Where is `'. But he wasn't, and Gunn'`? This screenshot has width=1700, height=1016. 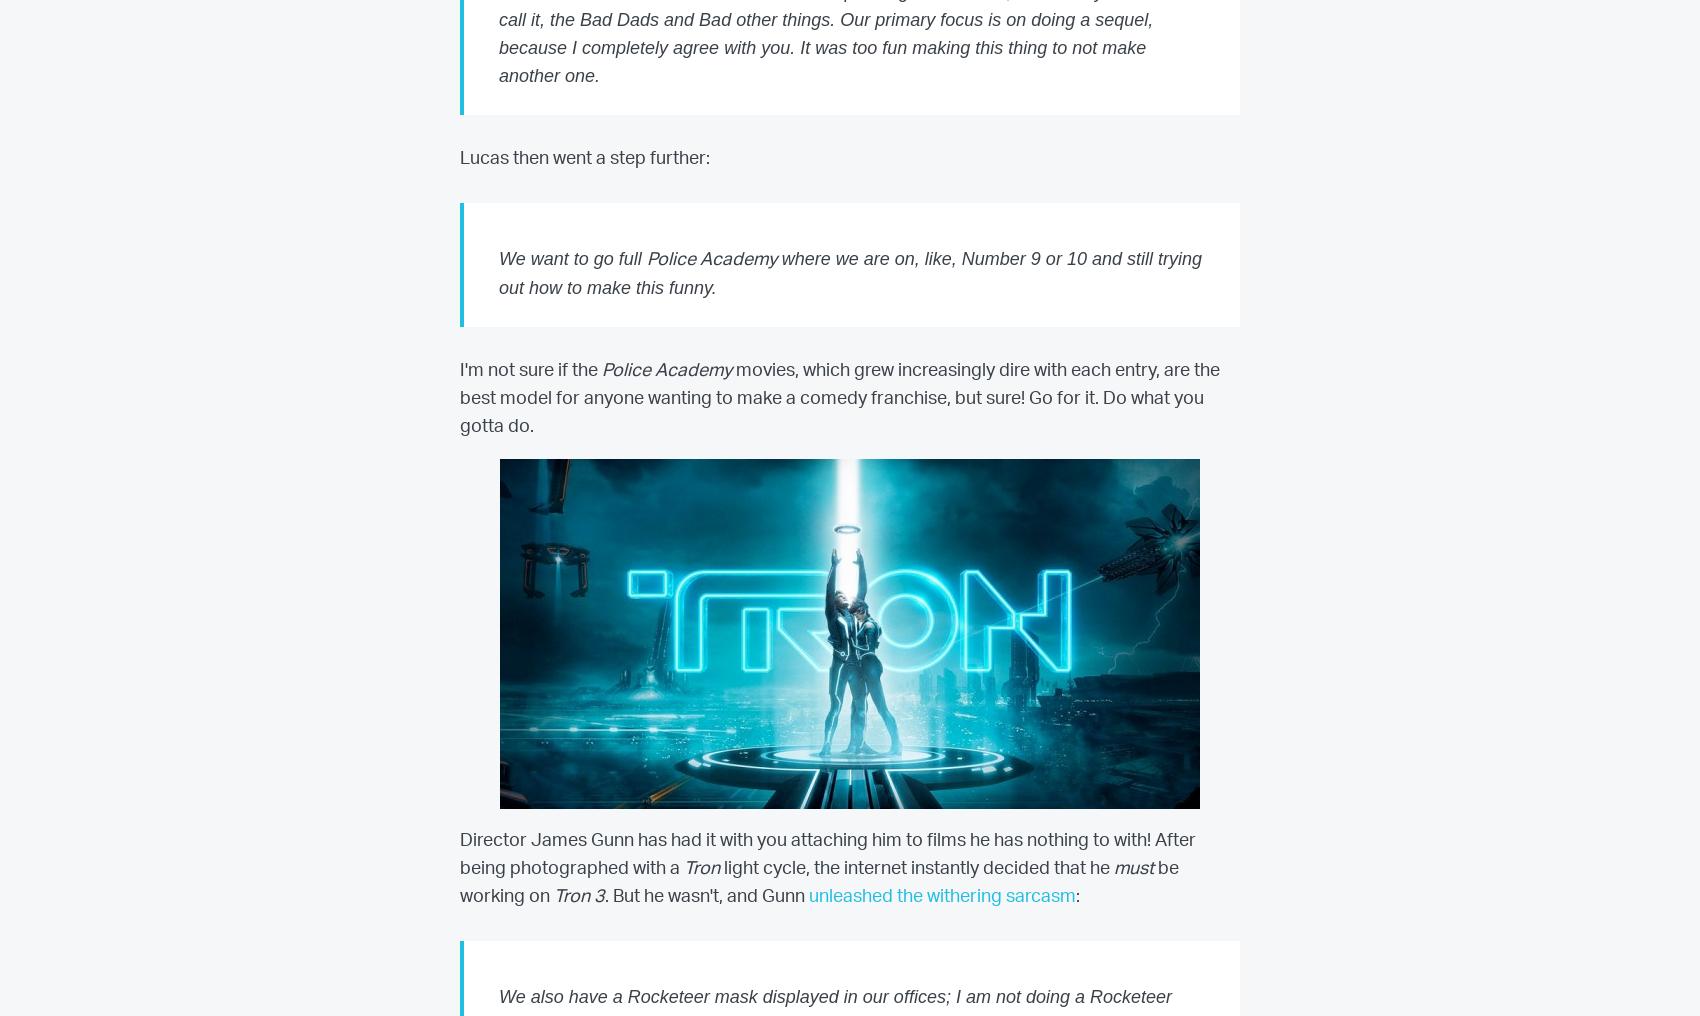 '. But he wasn't, and Gunn' is located at coordinates (707, 896).